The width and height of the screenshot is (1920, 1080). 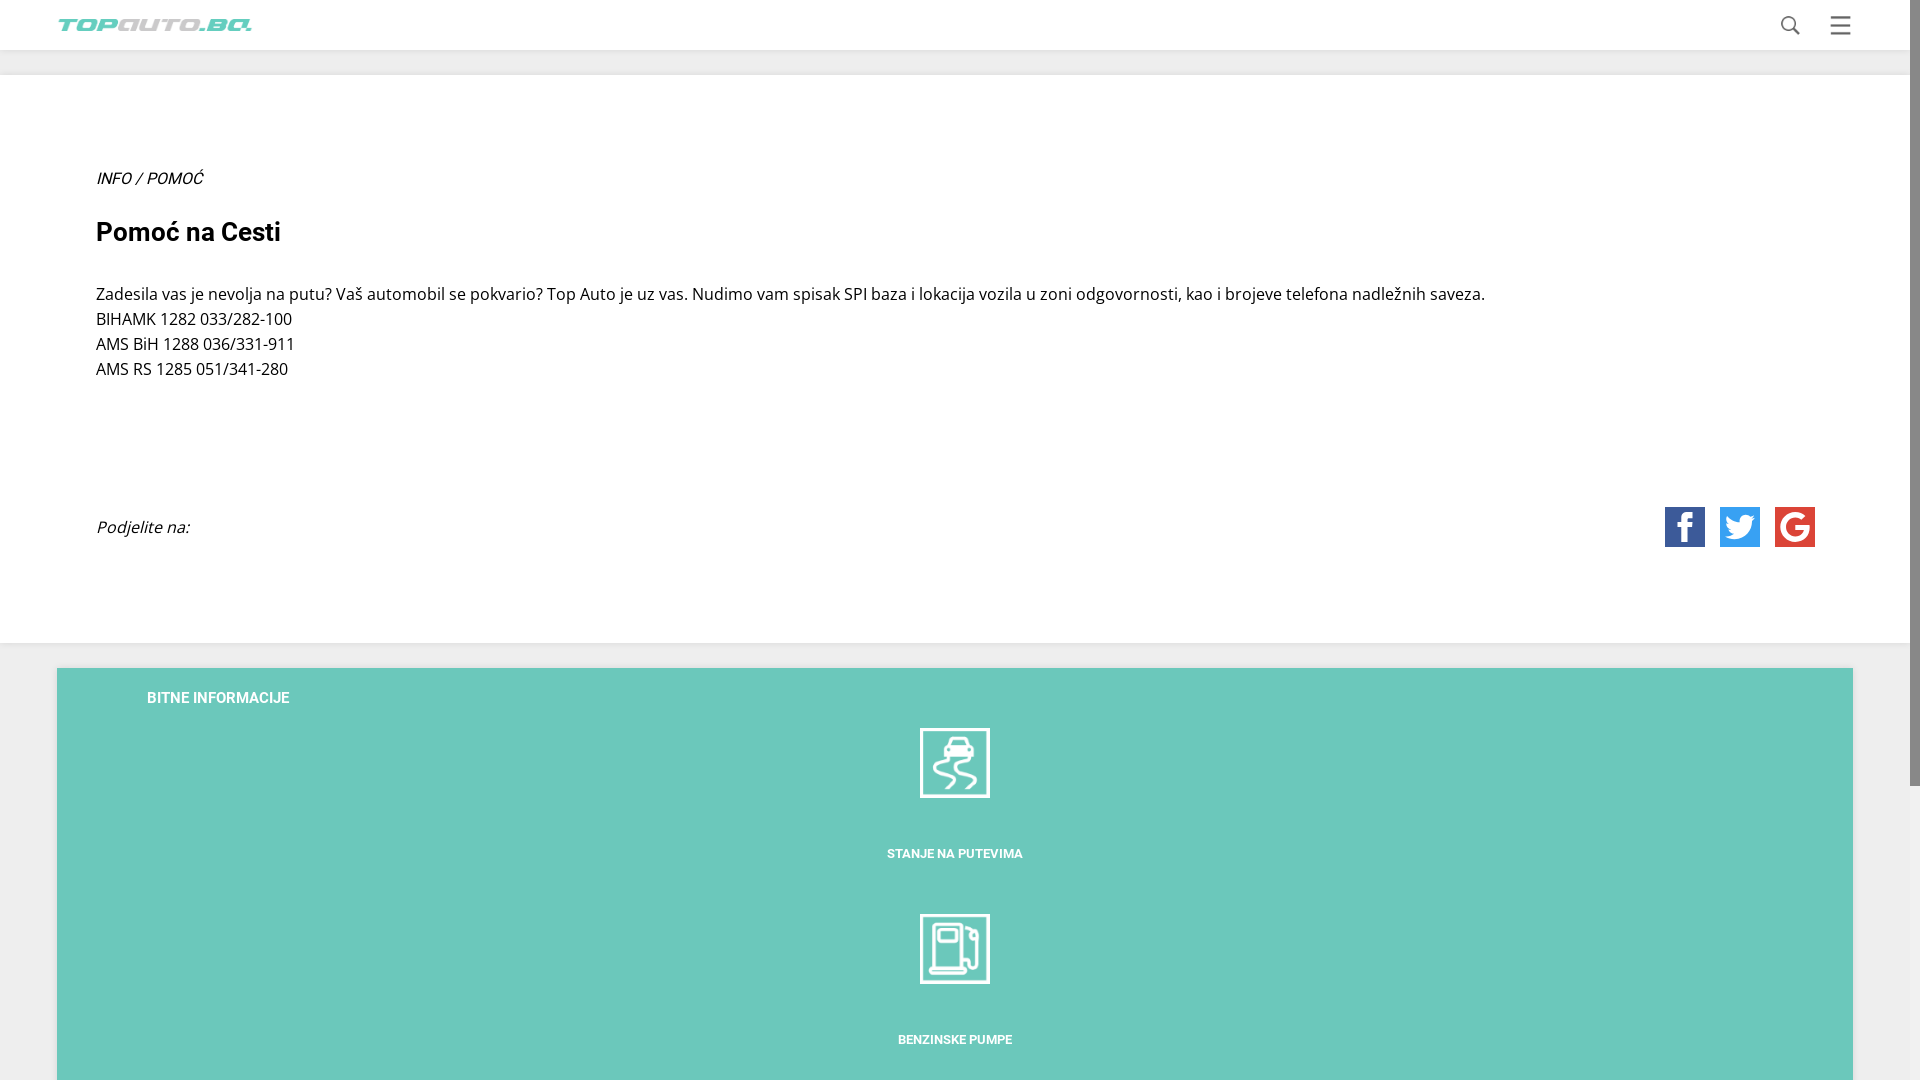 What do you see at coordinates (217, 696) in the screenshot?
I see `'BITNE INFORMACIJE'` at bounding box center [217, 696].